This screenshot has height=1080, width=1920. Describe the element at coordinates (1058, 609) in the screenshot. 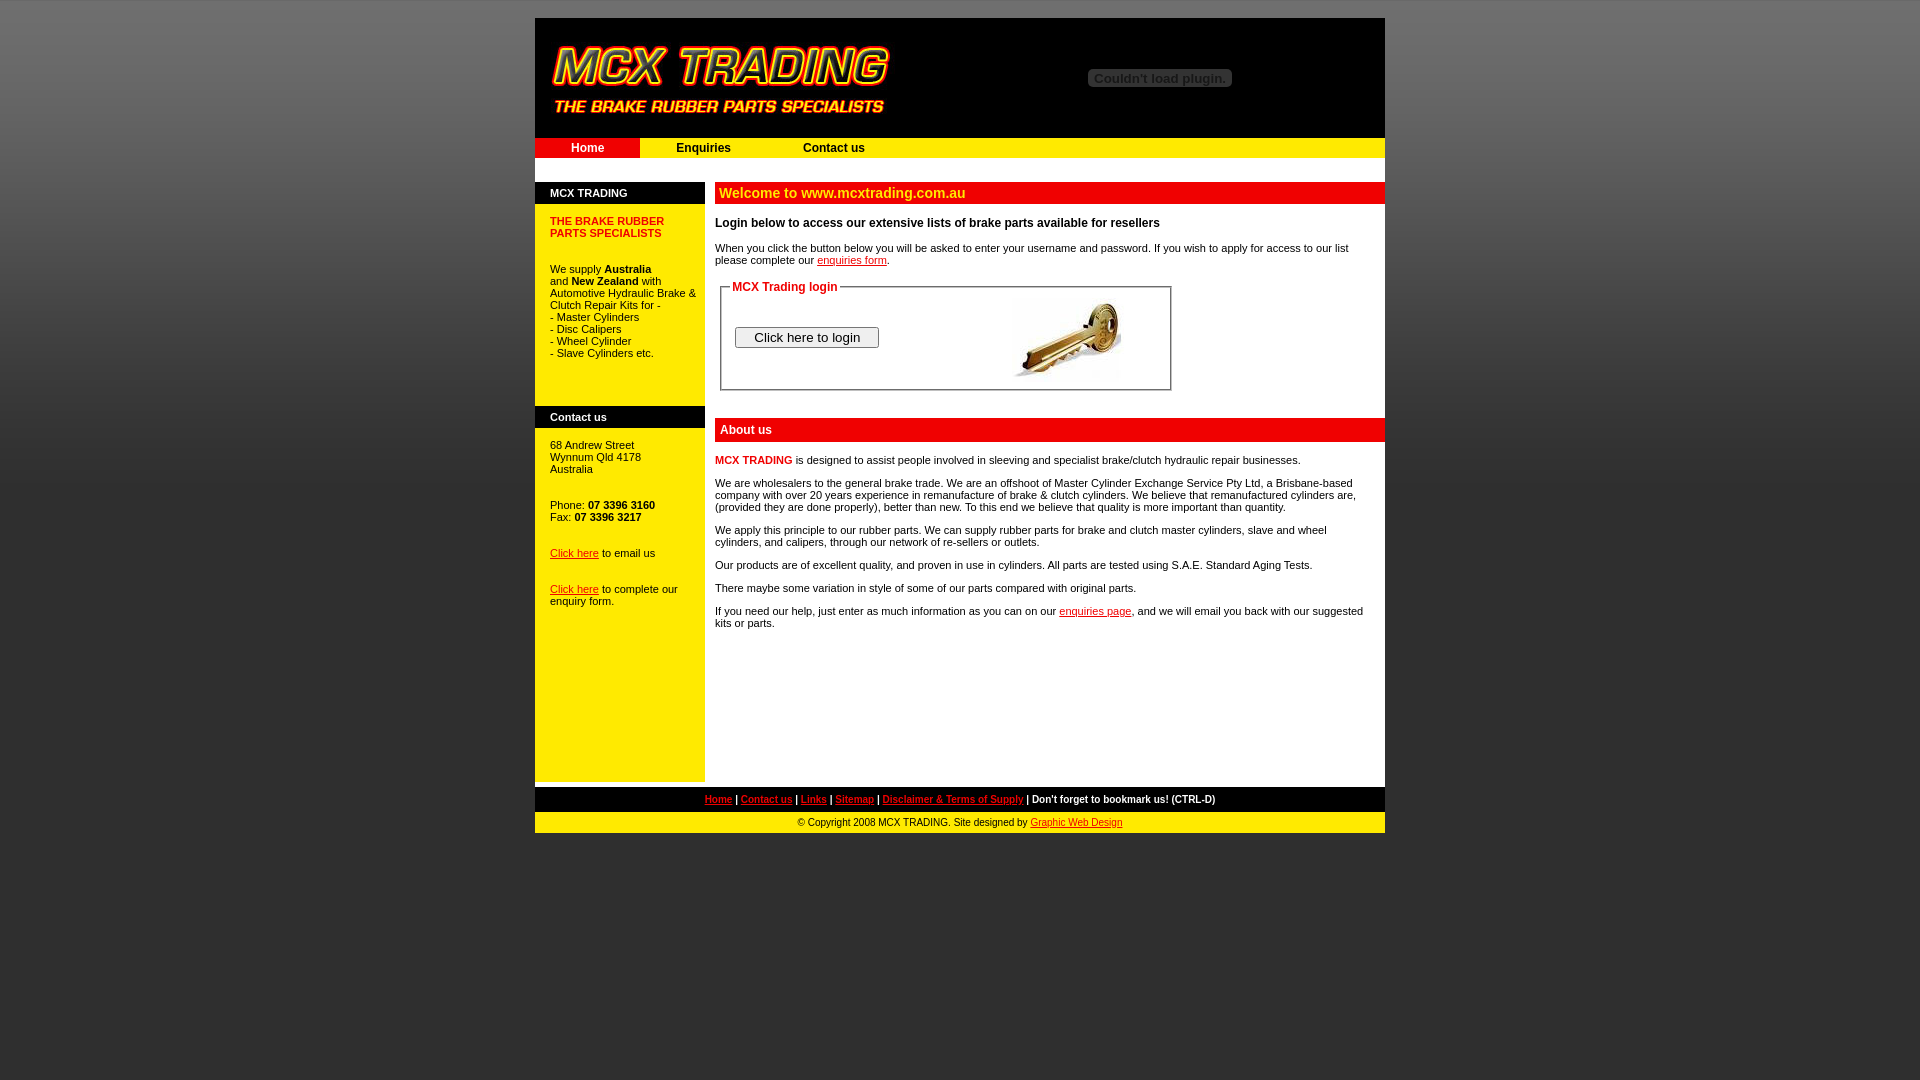

I see `'enquiries page'` at that location.